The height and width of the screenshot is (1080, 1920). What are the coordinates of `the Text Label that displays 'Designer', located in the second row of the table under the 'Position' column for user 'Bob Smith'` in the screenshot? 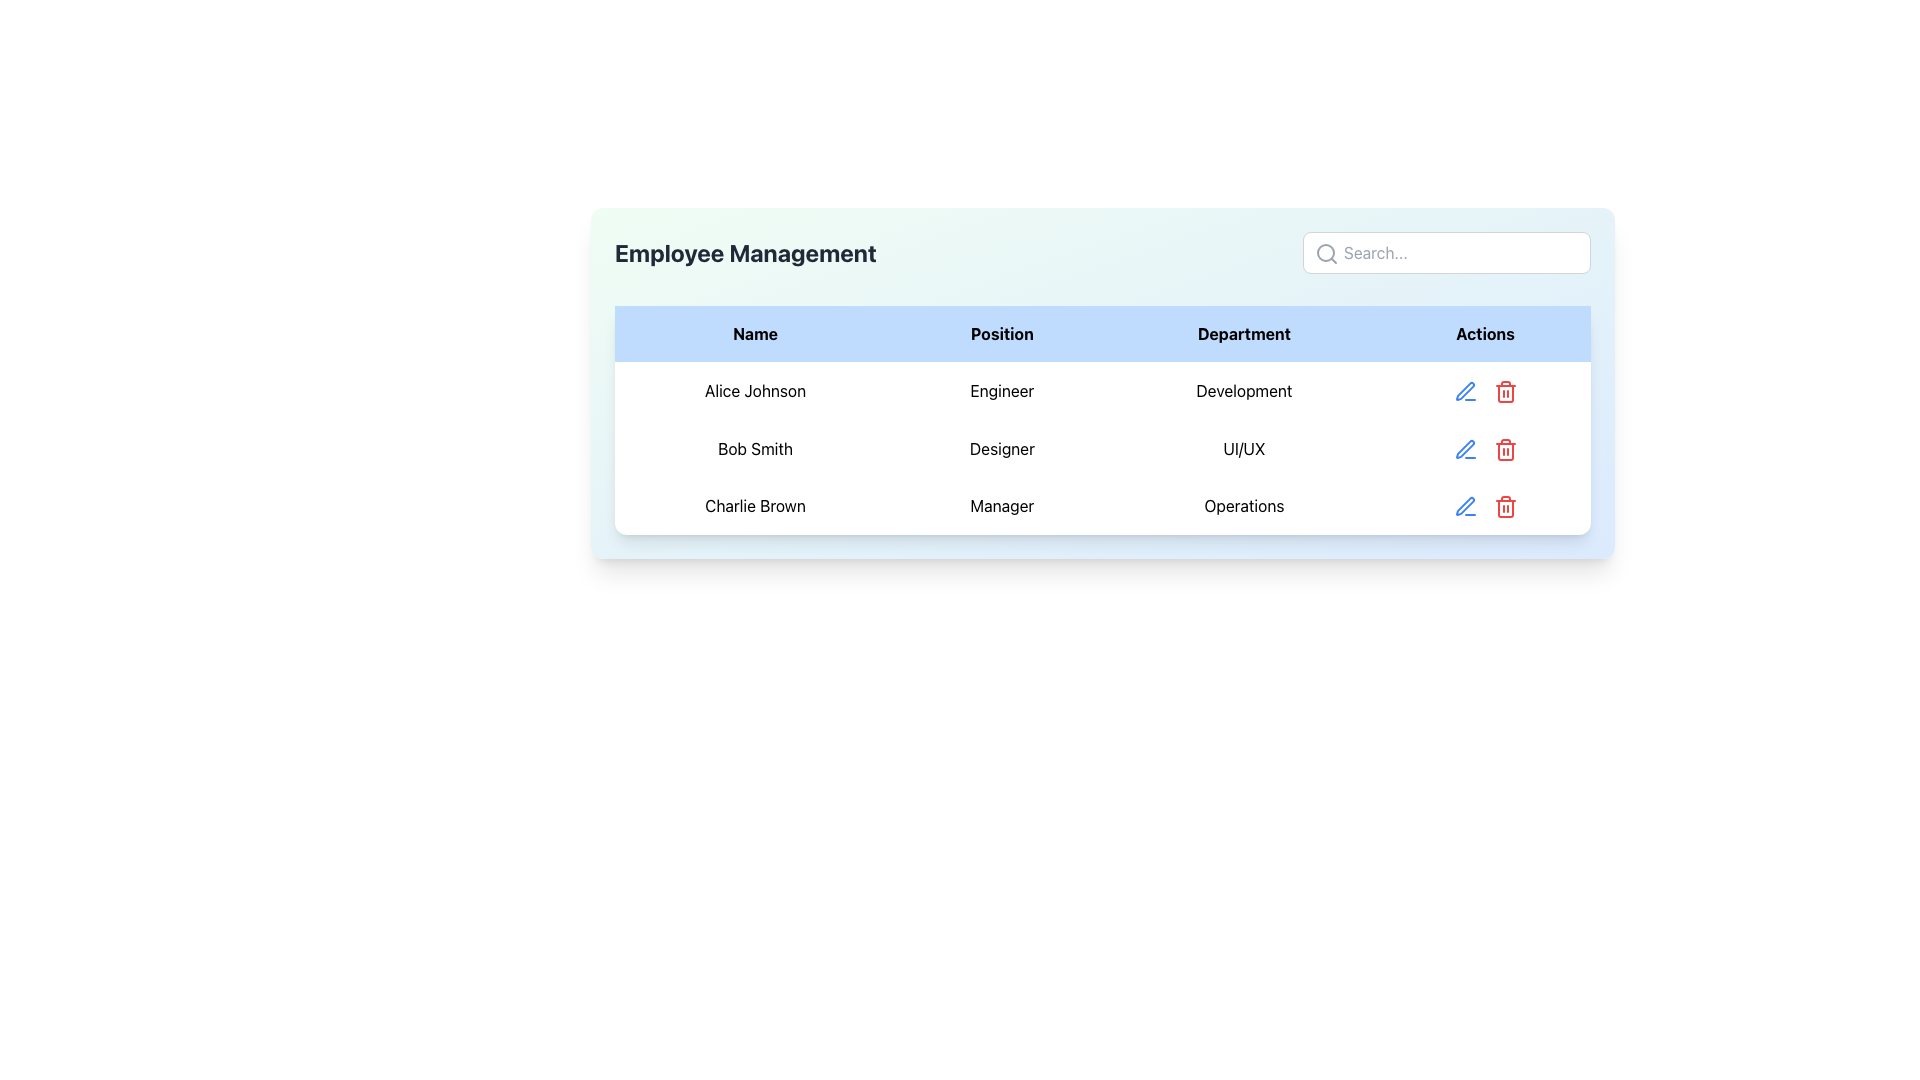 It's located at (1002, 447).